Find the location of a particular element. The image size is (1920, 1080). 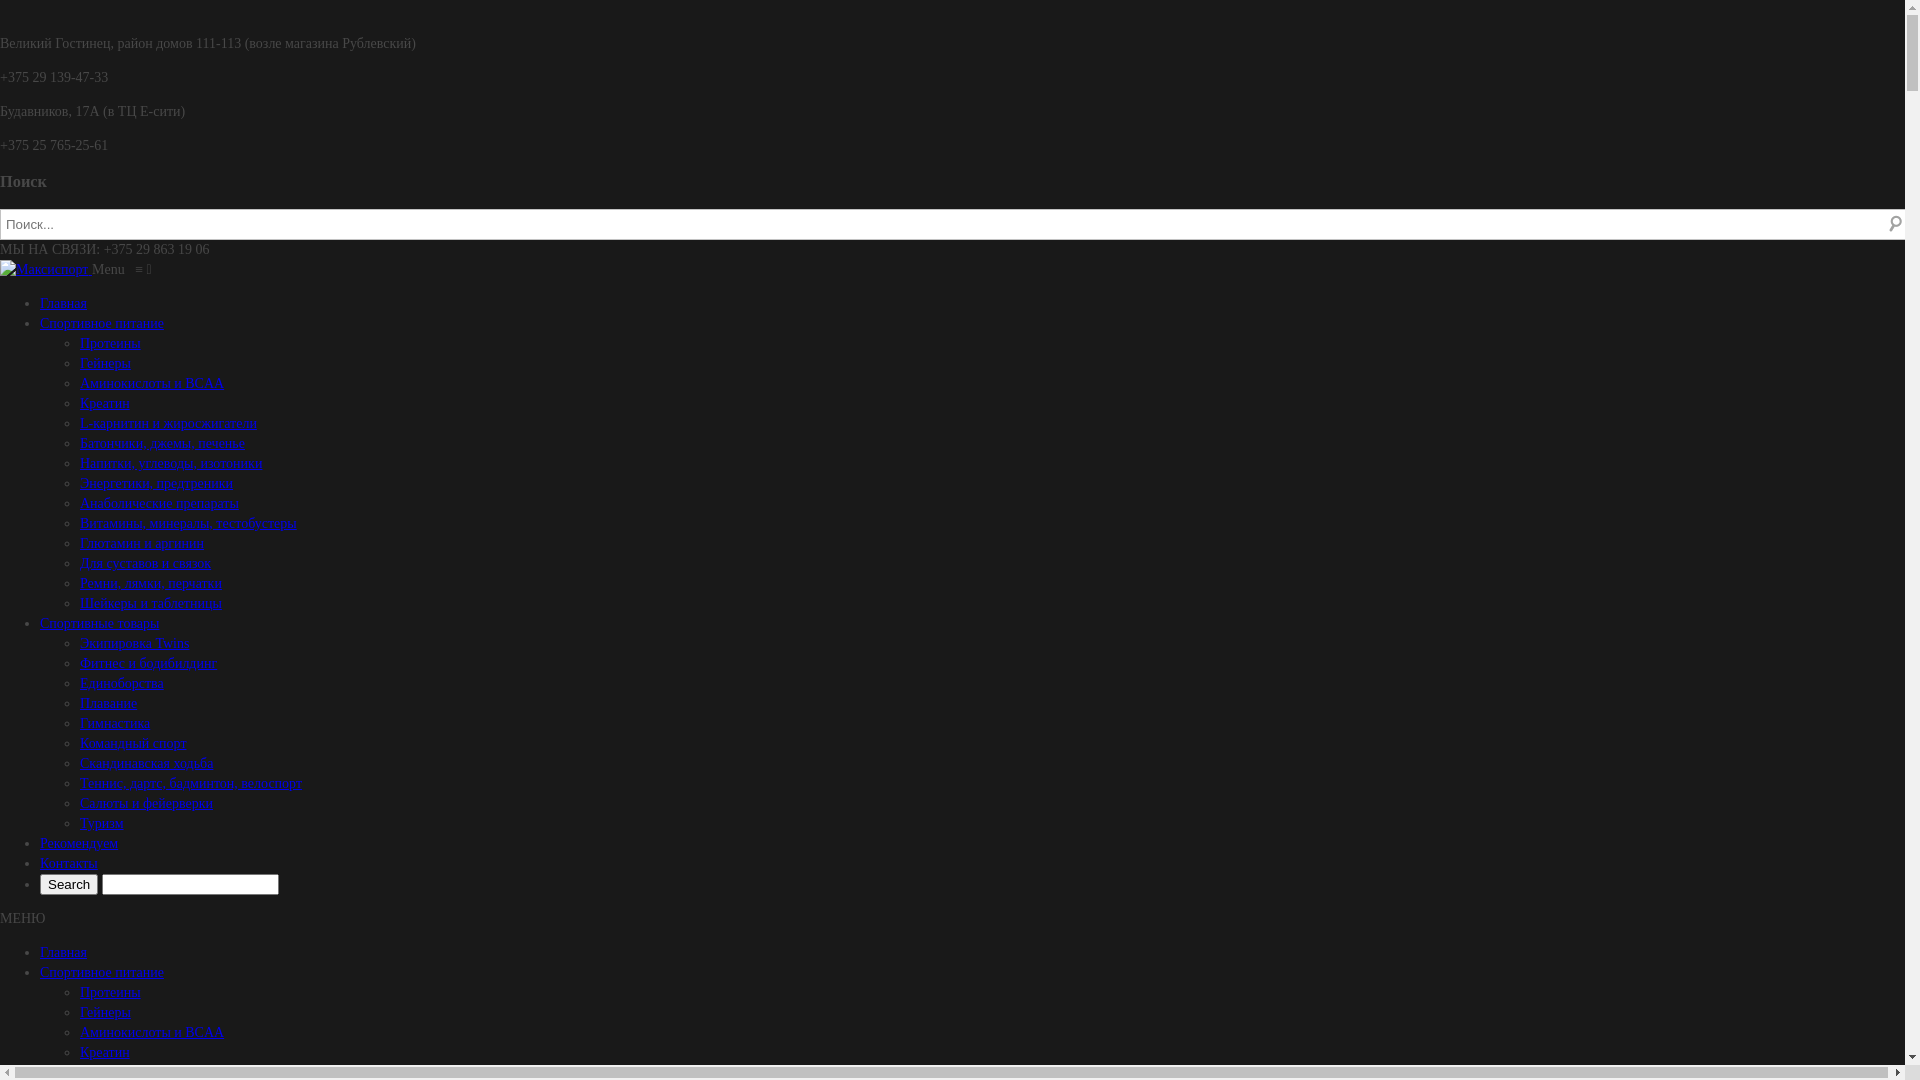

'Search' is located at coordinates (39, 883).